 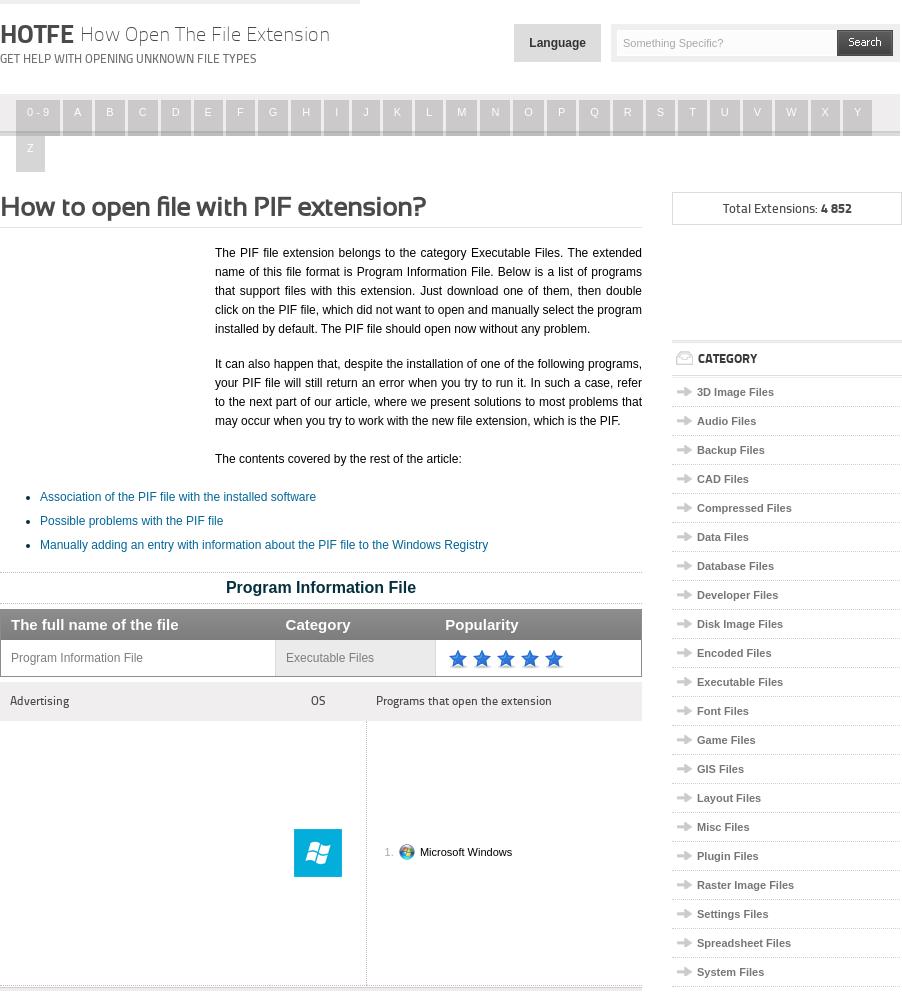 What do you see at coordinates (696, 825) in the screenshot?
I see `'Misc Files'` at bounding box center [696, 825].